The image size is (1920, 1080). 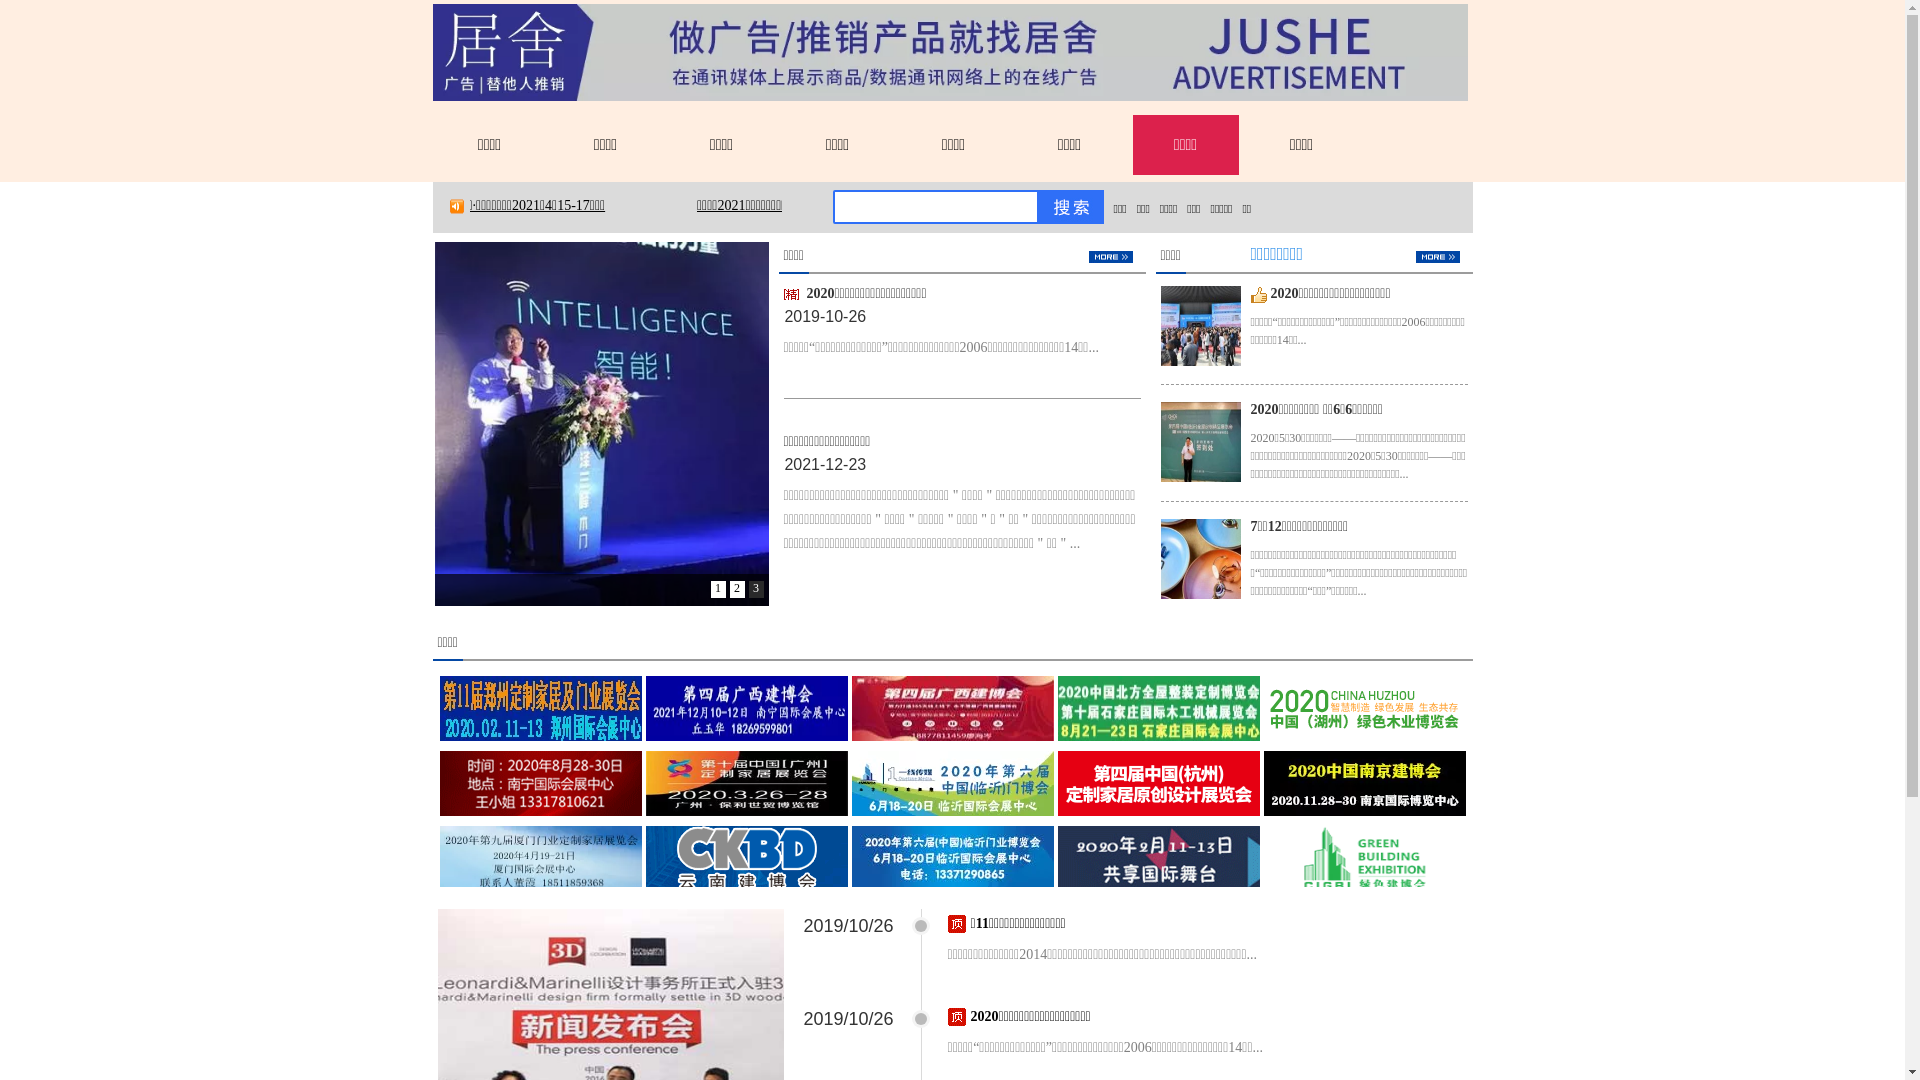 I want to click on '2021-12-23', so click(x=825, y=464).